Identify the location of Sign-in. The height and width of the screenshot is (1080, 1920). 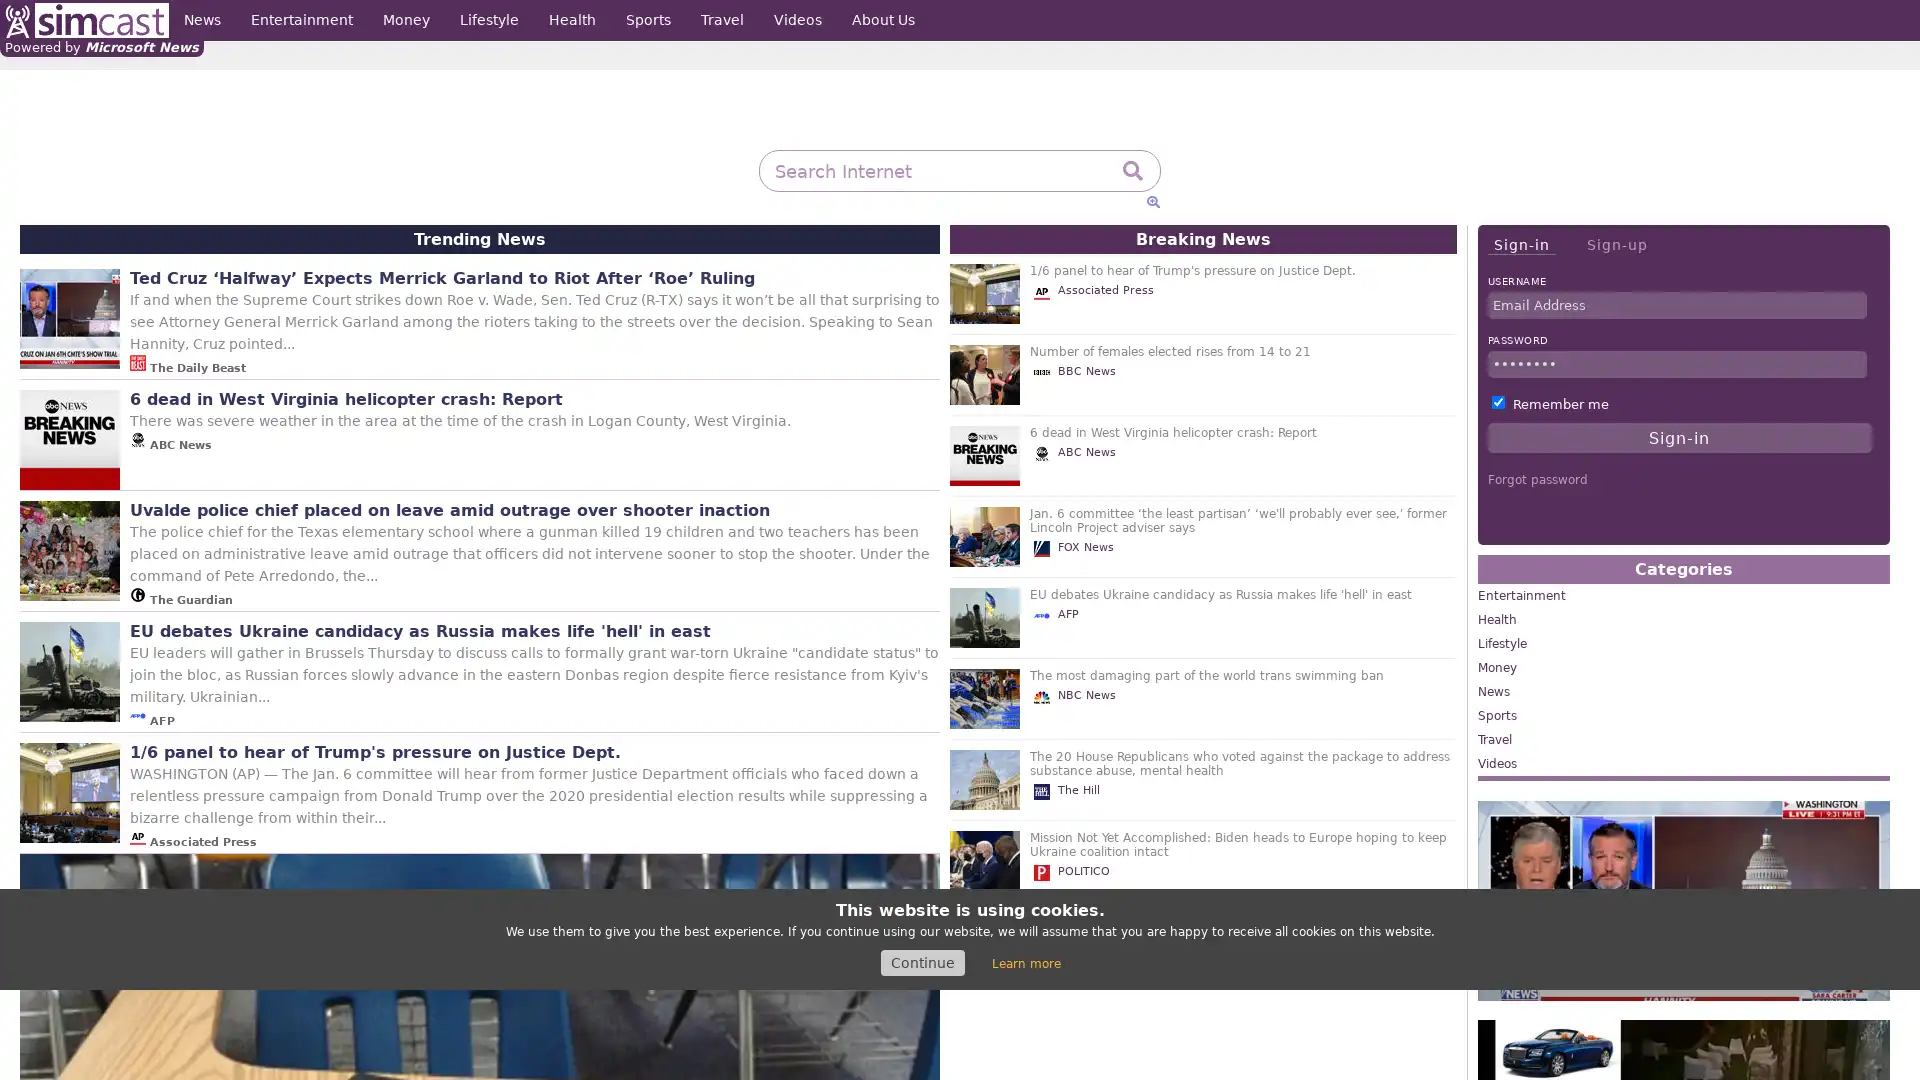
(1679, 437).